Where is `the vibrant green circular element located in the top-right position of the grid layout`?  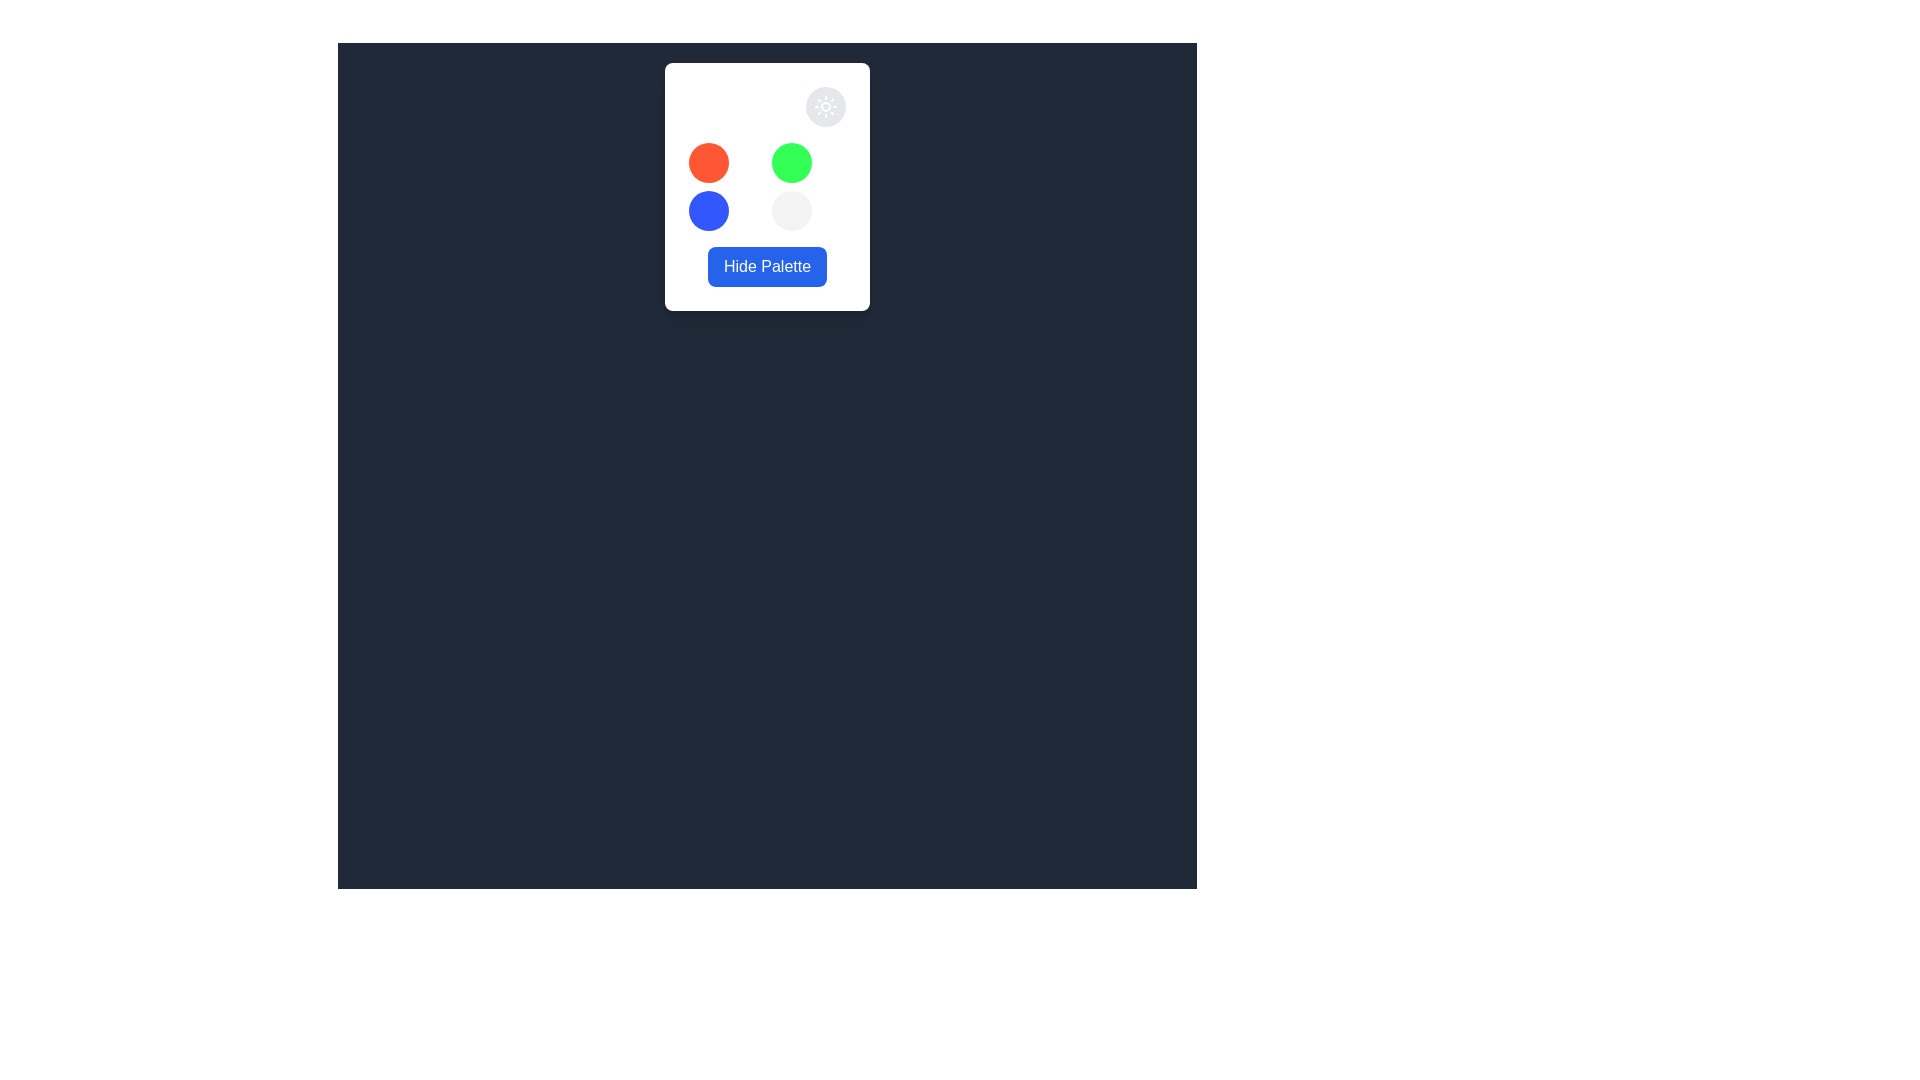
the vibrant green circular element located in the top-right position of the grid layout is located at coordinates (790, 161).